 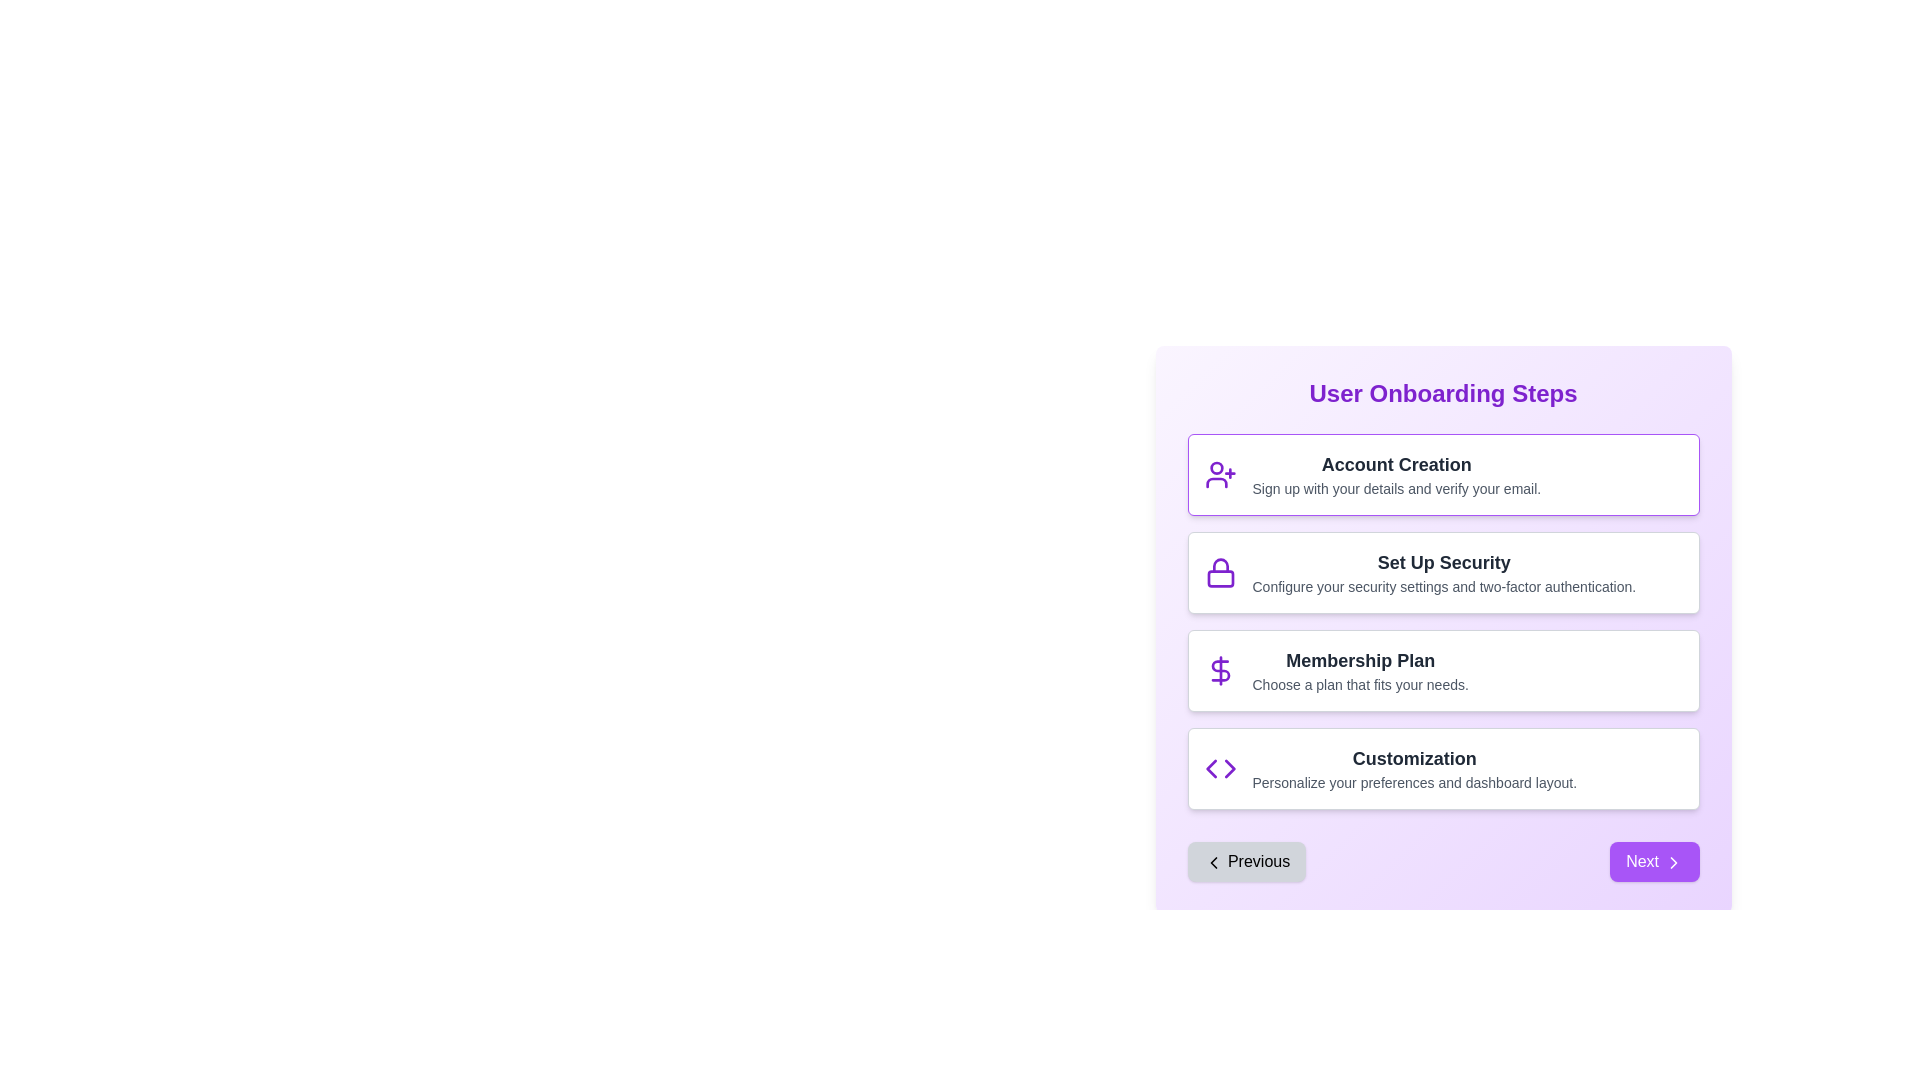 What do you see at coordinates (1443, 671) in the screenshot?
I see `the 'Membership Plan' step indicator element, which is the third item in the User Onboarding Steps list, featuring a purple dollar sign icon and two lines of text: 'Membership Plan' in bold and 'Choose a plan that fits your needs.'` at bounding box center [1443, 671].